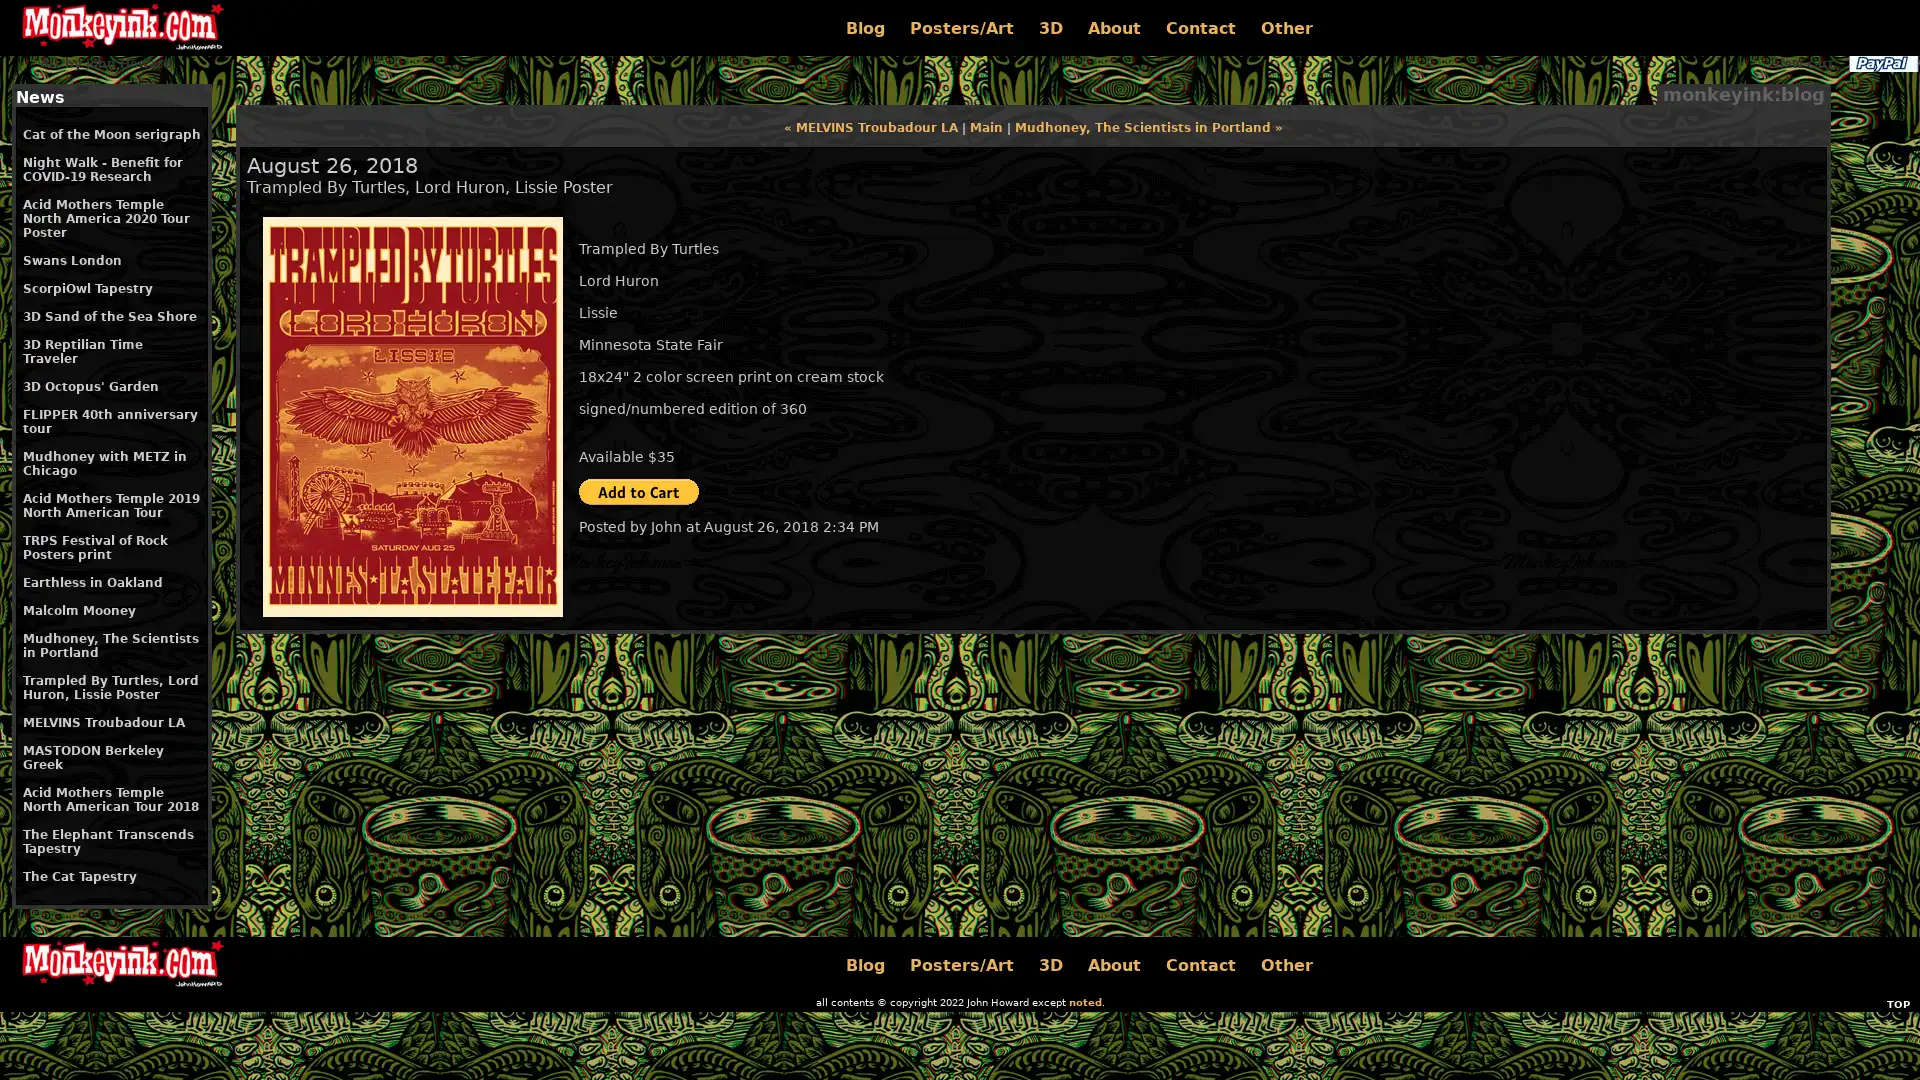 This screenshot has width=1920, height=1080. Describe the element at coordinates (637, 492) in the screenshot. I see `PayPal - The safer, easier way to pay online!` at that location.